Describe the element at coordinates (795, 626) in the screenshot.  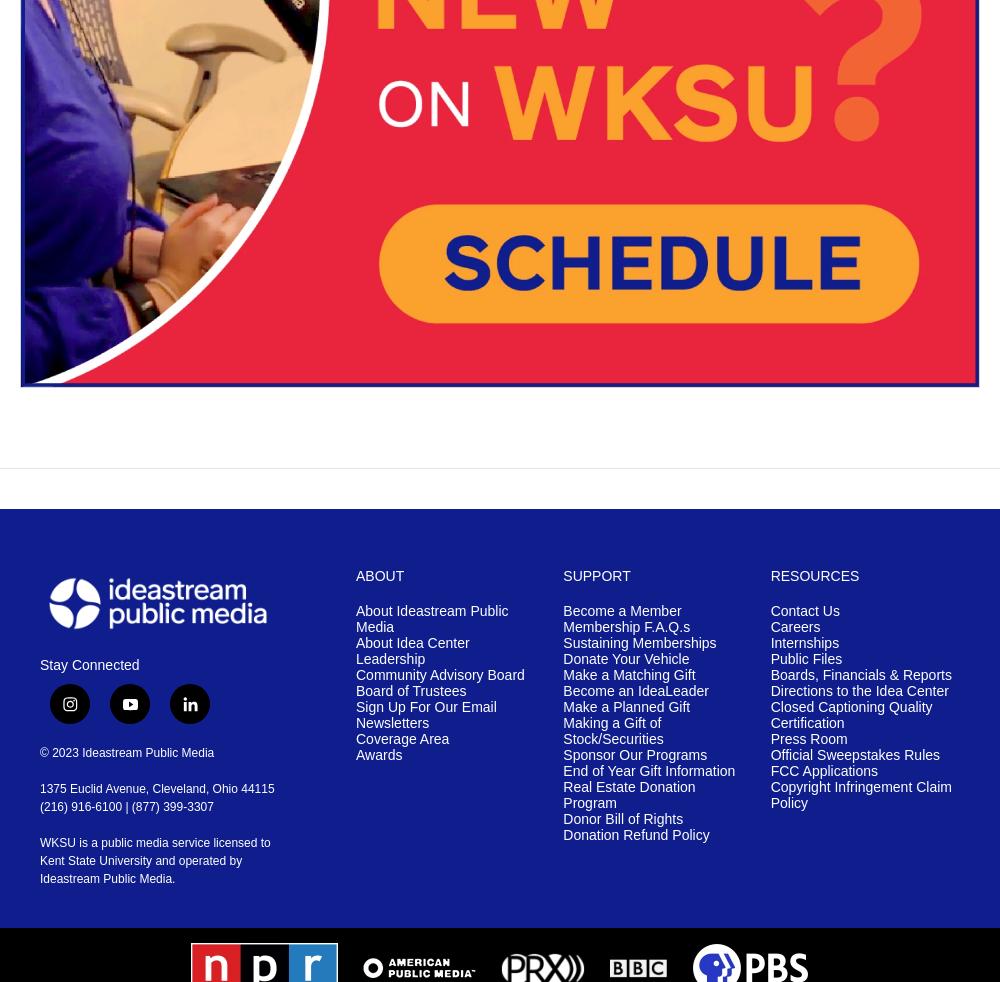
I see `'Careers'` at that location.